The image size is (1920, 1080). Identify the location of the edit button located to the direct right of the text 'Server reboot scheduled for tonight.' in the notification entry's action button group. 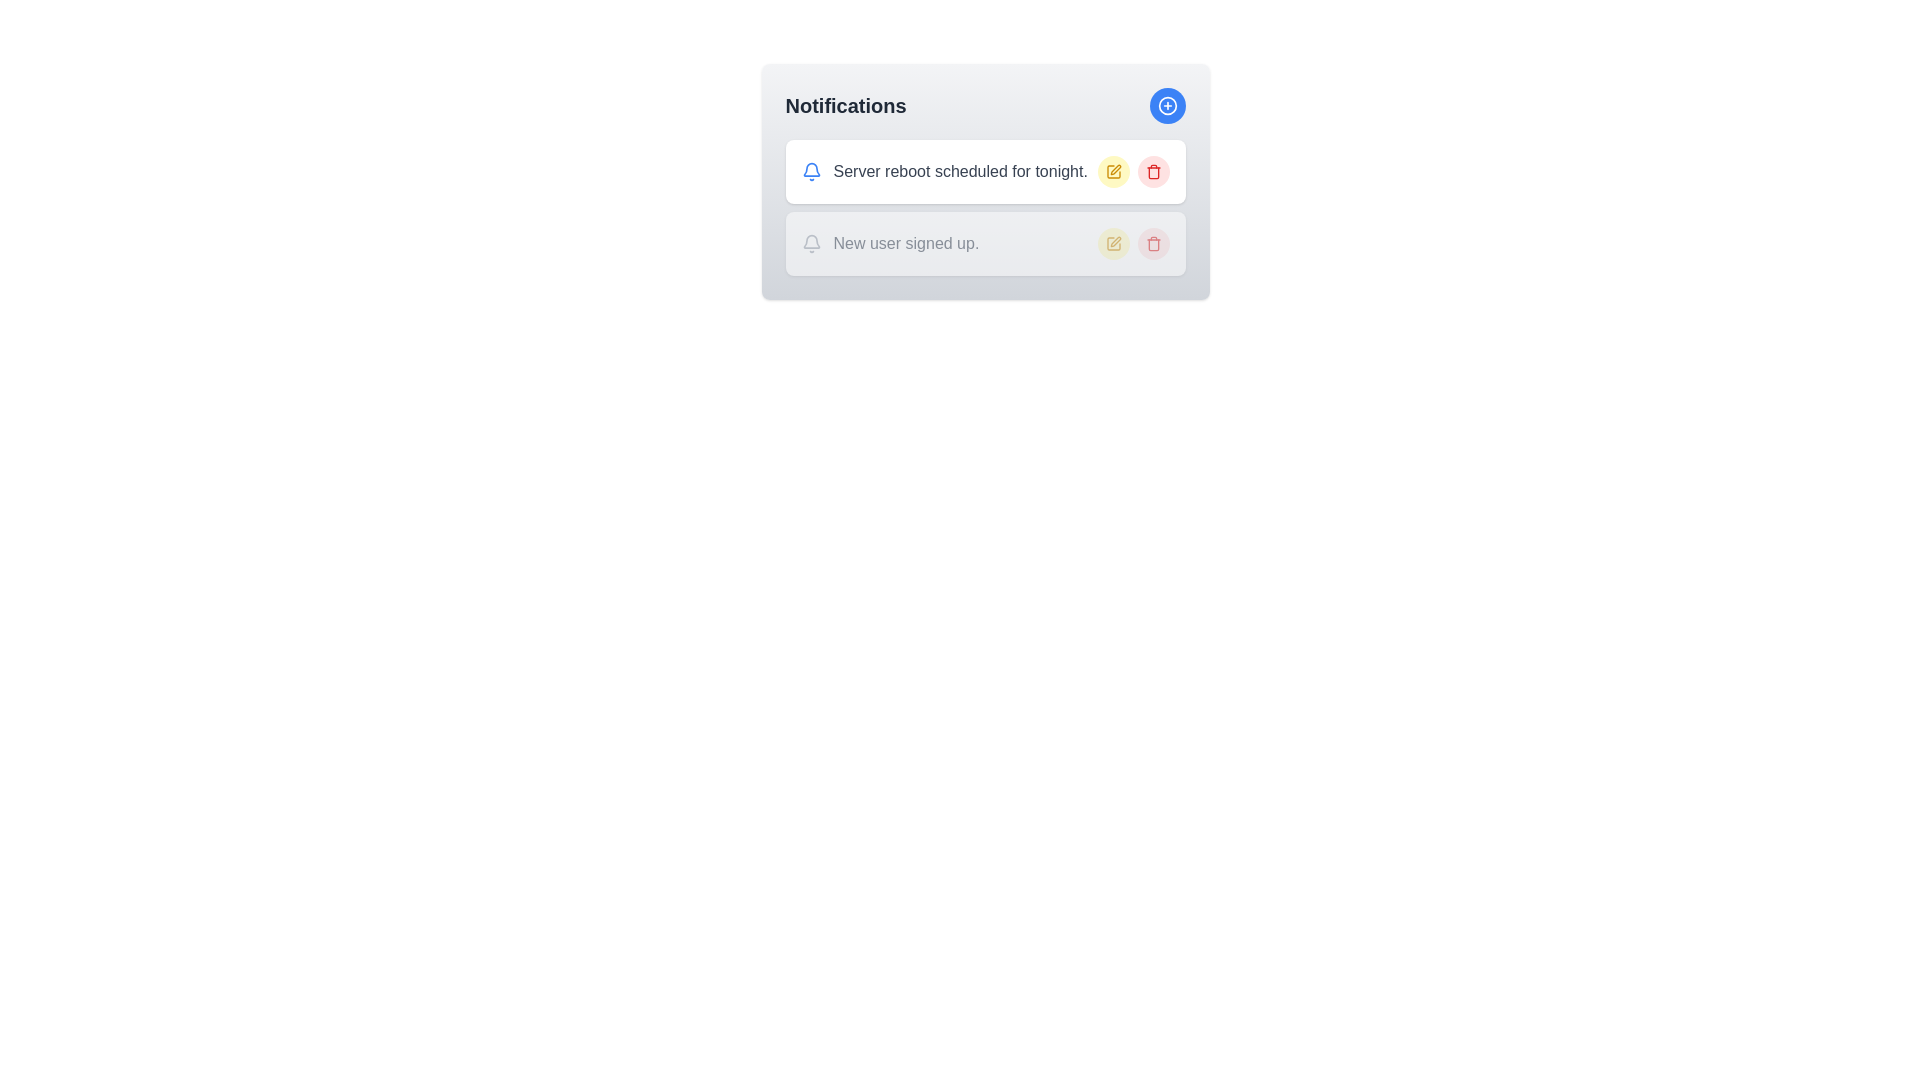
(1112, 171).